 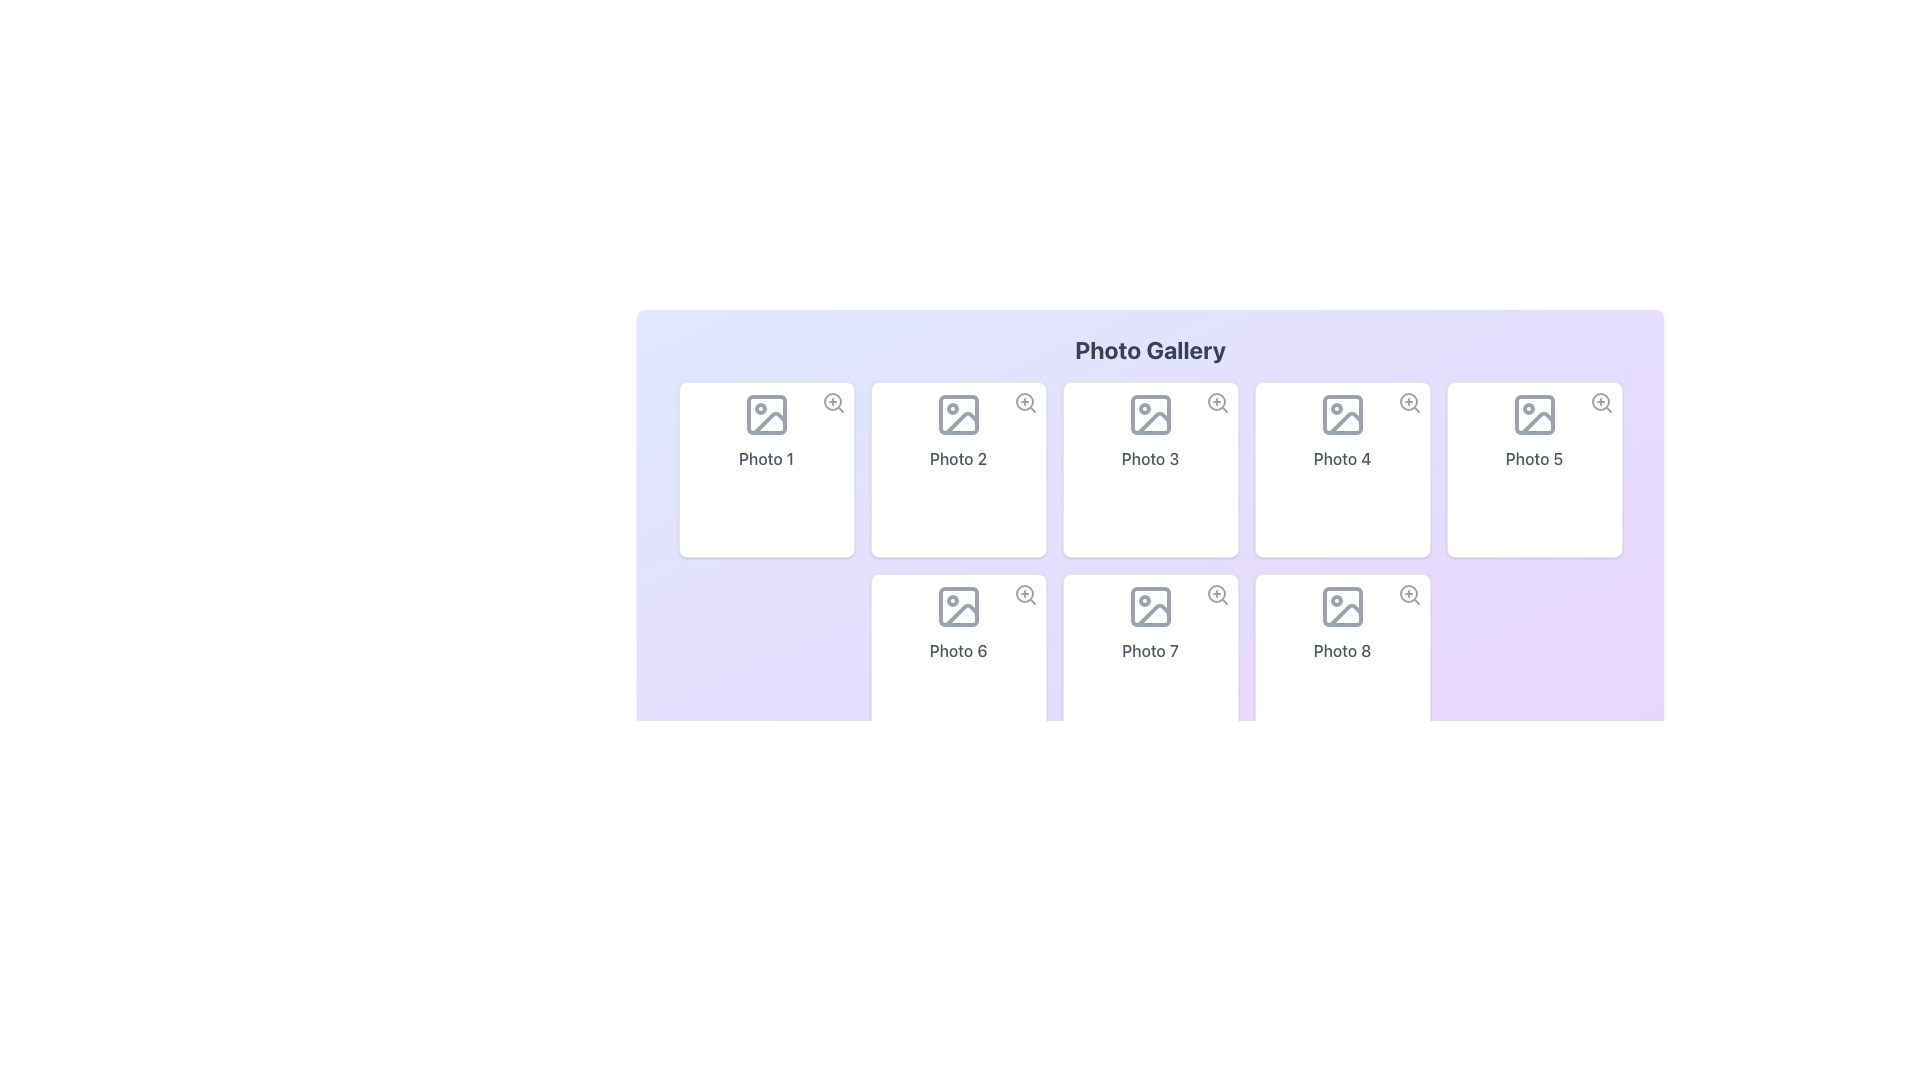 I want to click on the icon representing a photo, which is located in the card labeled 'Photo 2' in the gallery layout, positioned at the top of the card above the label text, so click(x=957, y=414).